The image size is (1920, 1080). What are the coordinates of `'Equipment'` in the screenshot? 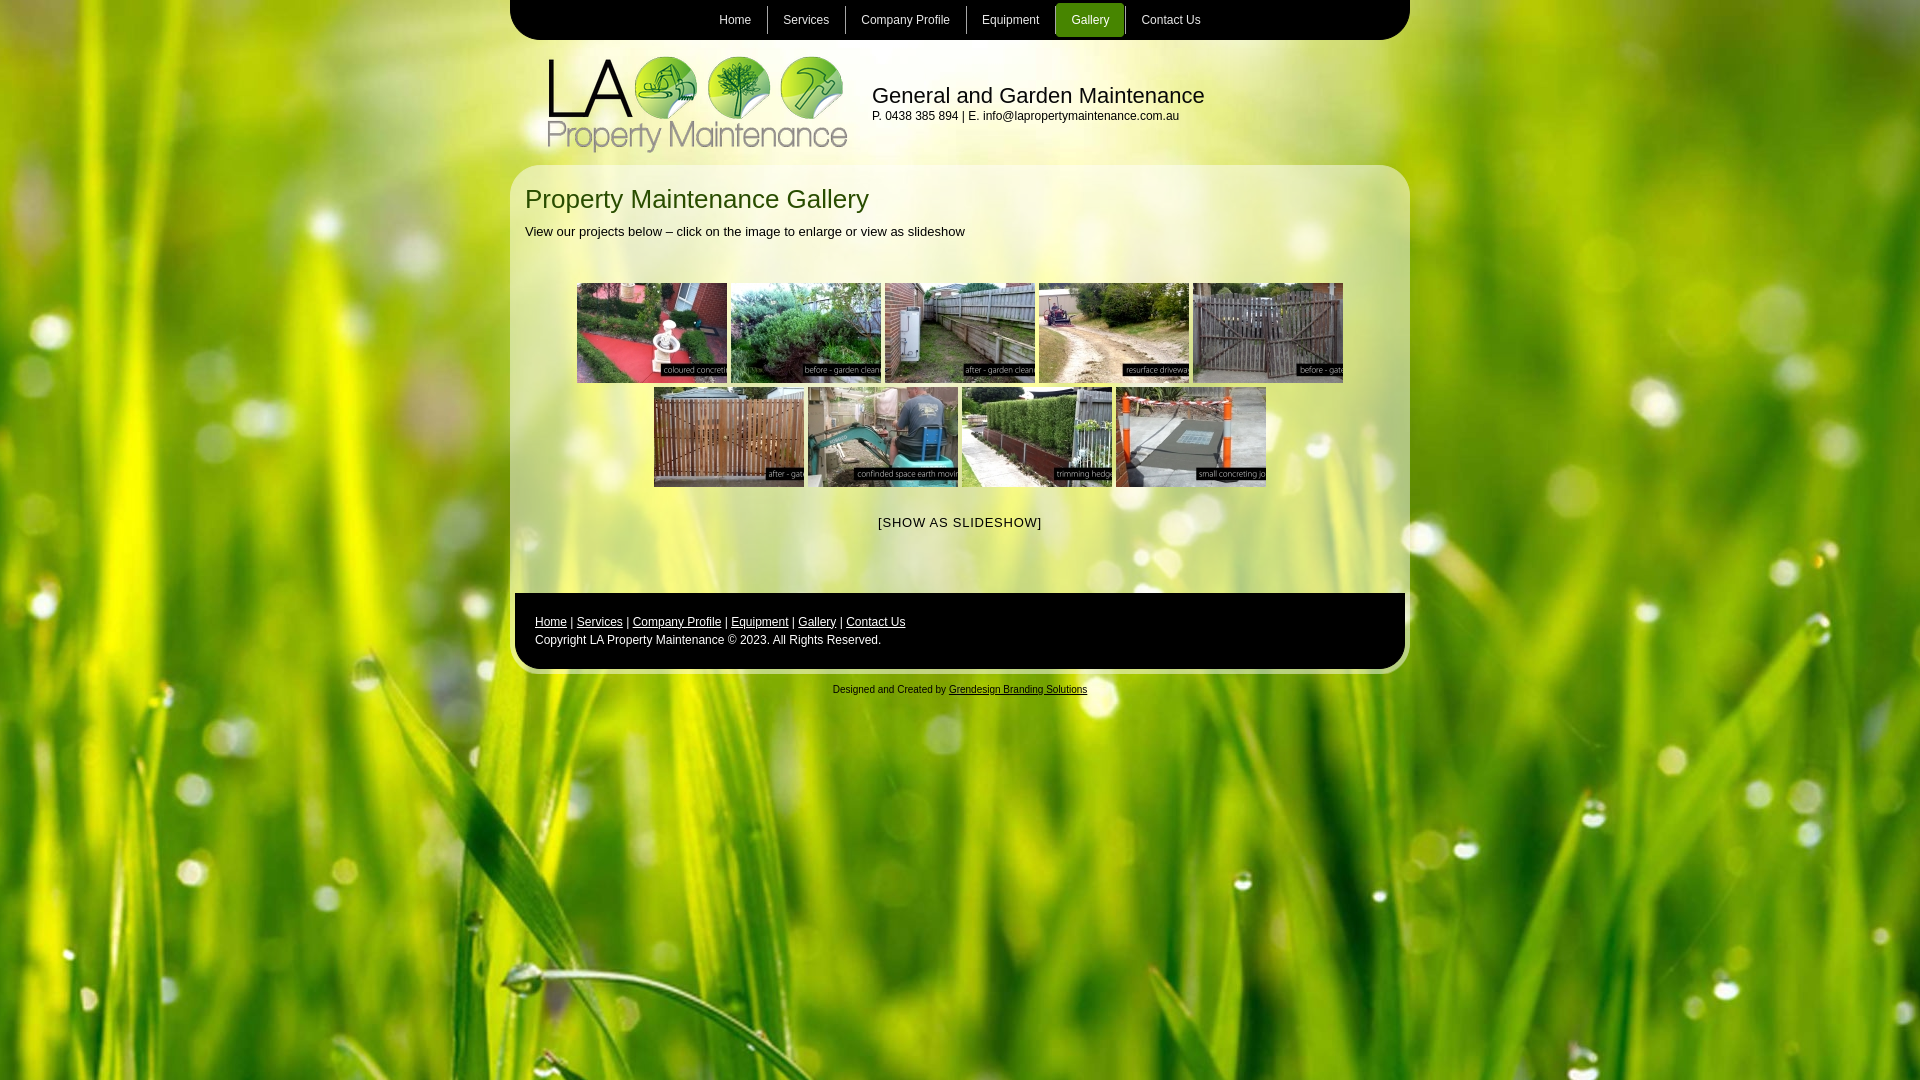 It's located at (758, 620).